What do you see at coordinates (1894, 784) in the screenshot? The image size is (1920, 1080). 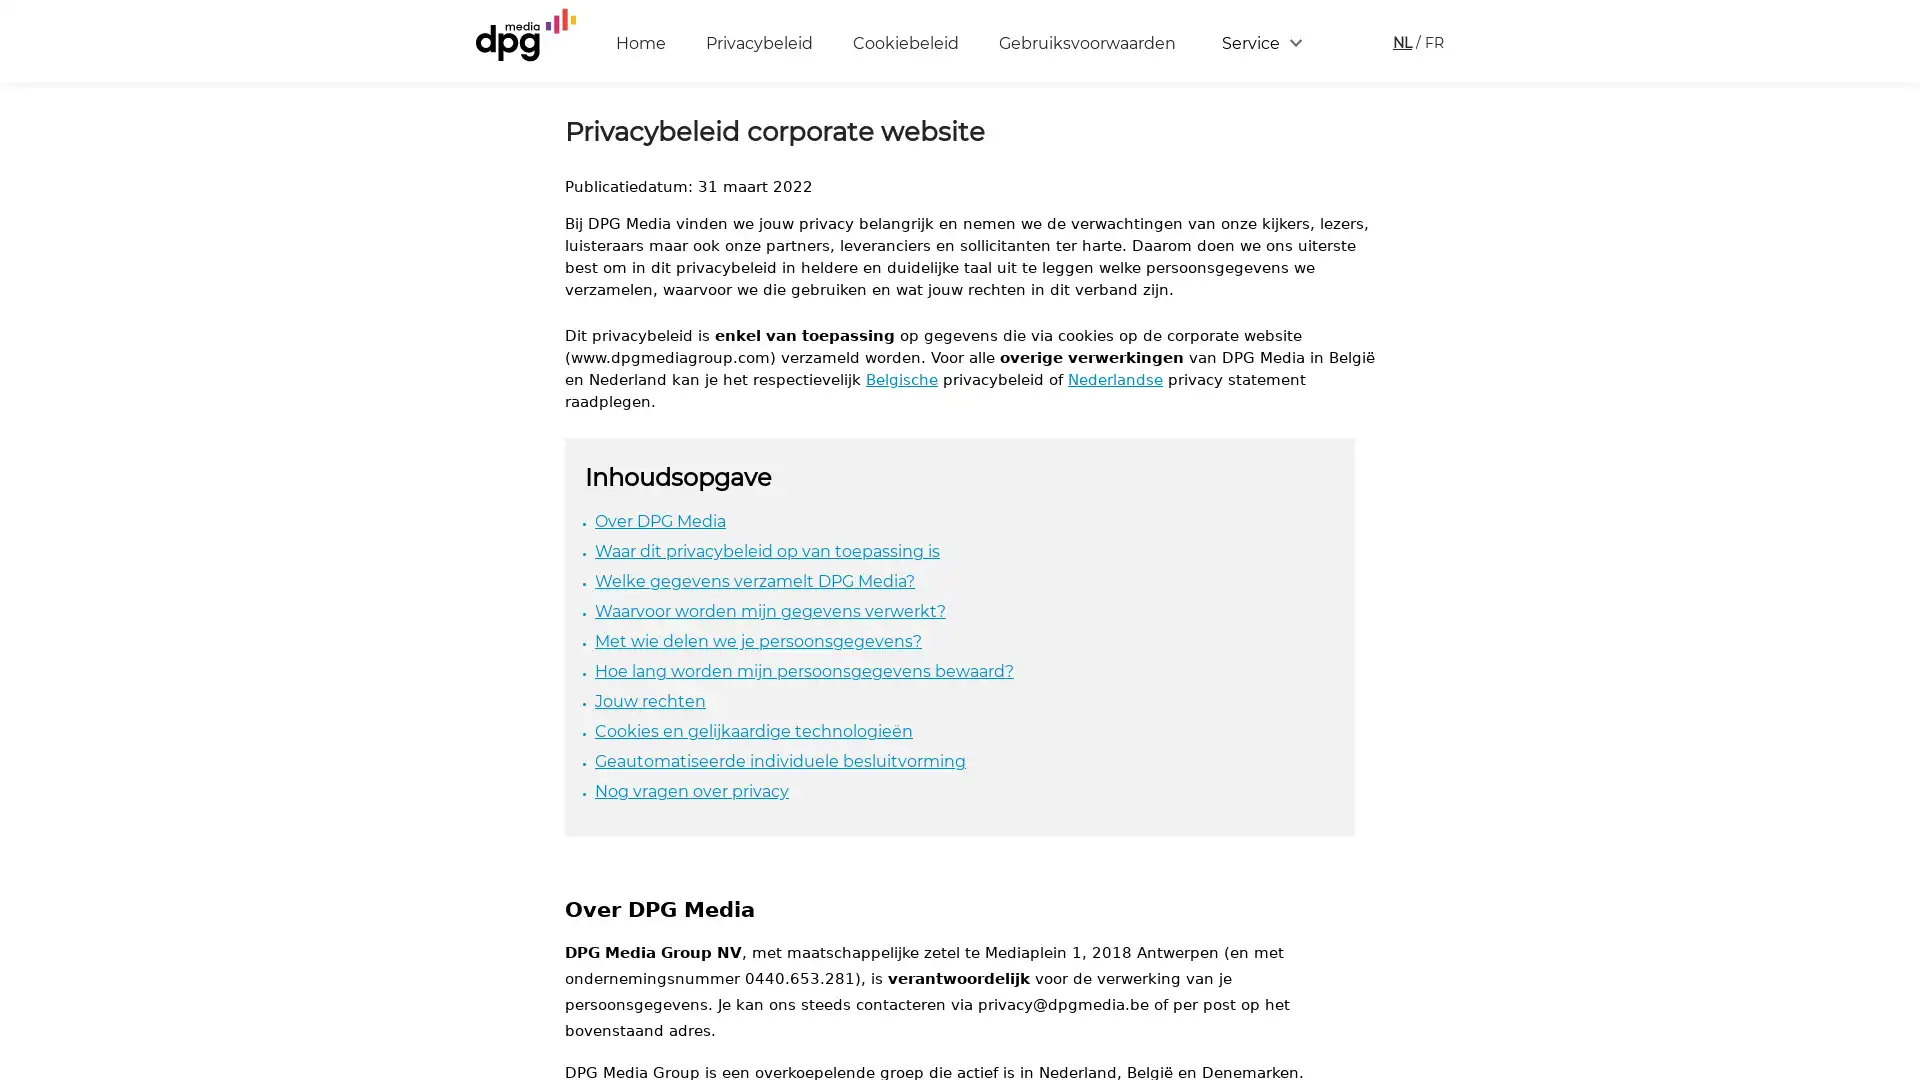 I see `close icon` at bounding box center [1894, 784].